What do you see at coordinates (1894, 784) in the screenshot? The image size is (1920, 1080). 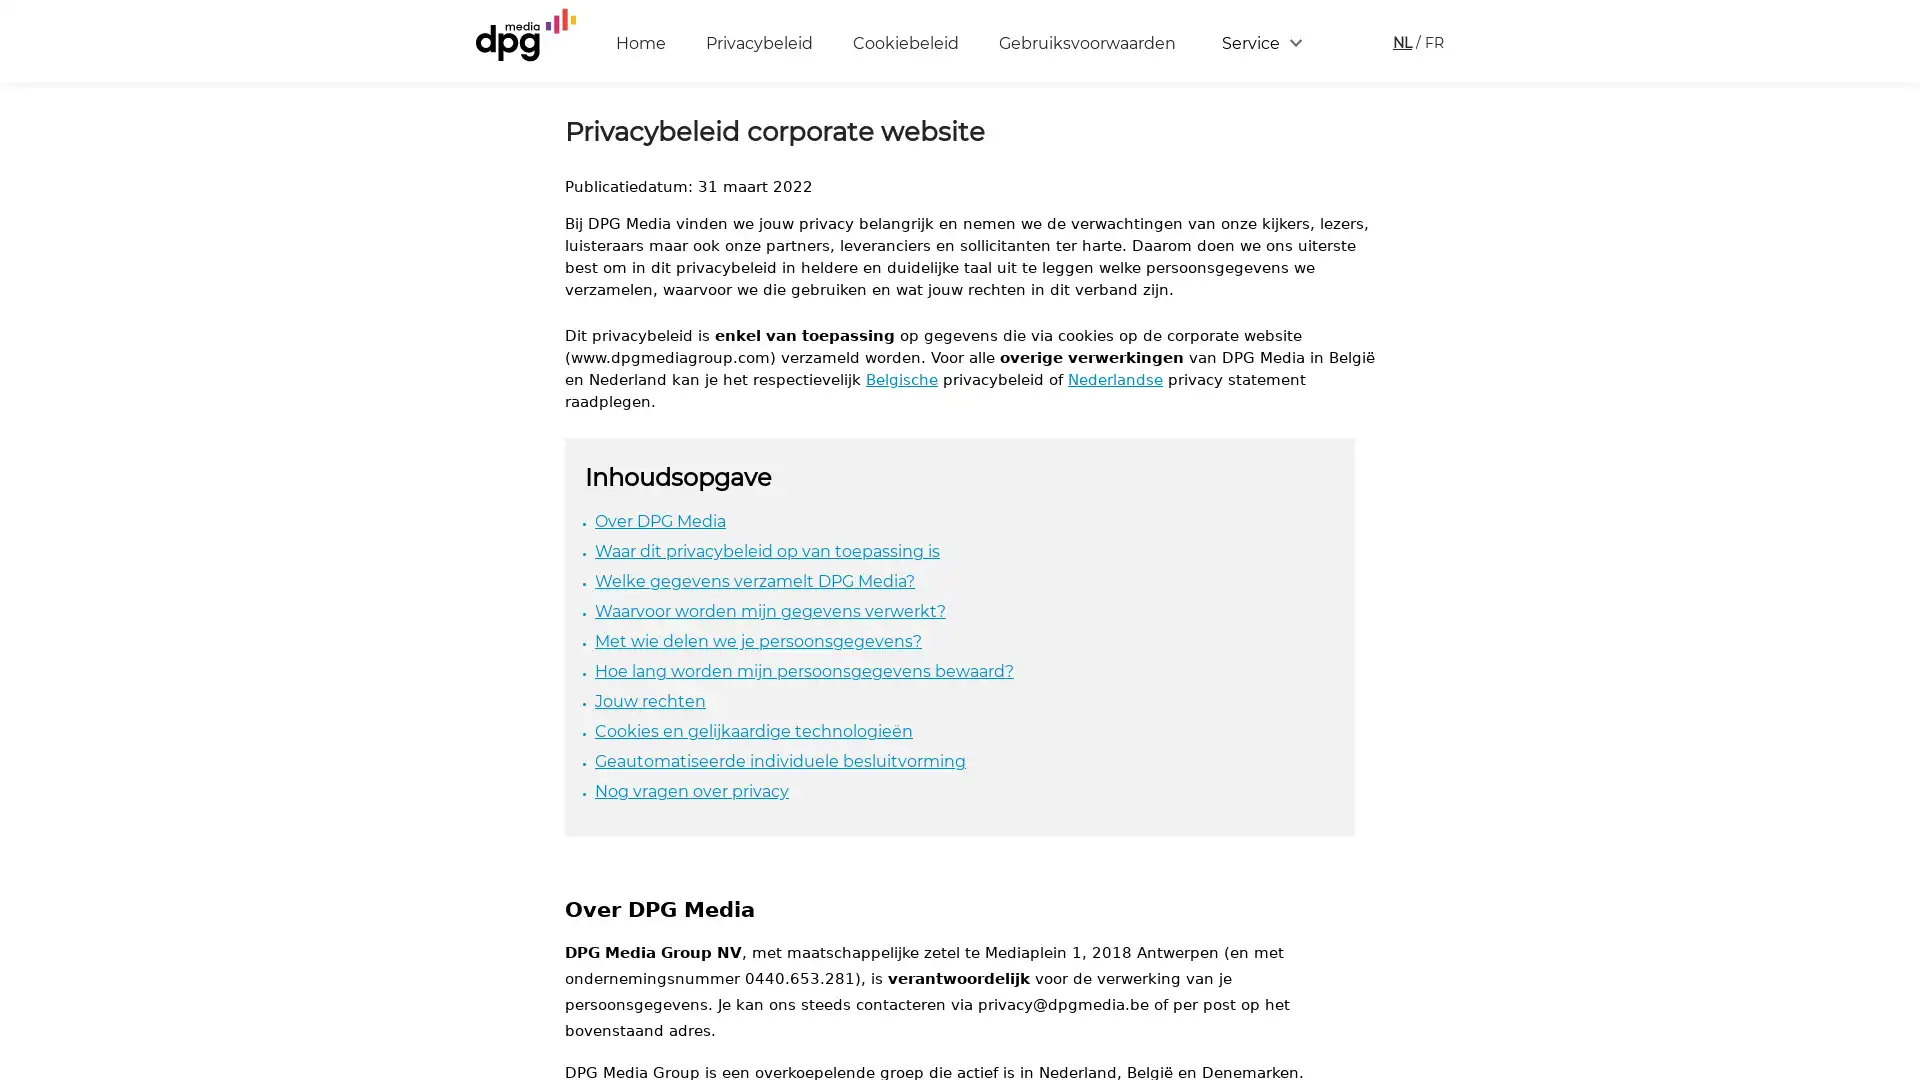 I see `close icon` at bounding box center [1894, 784].